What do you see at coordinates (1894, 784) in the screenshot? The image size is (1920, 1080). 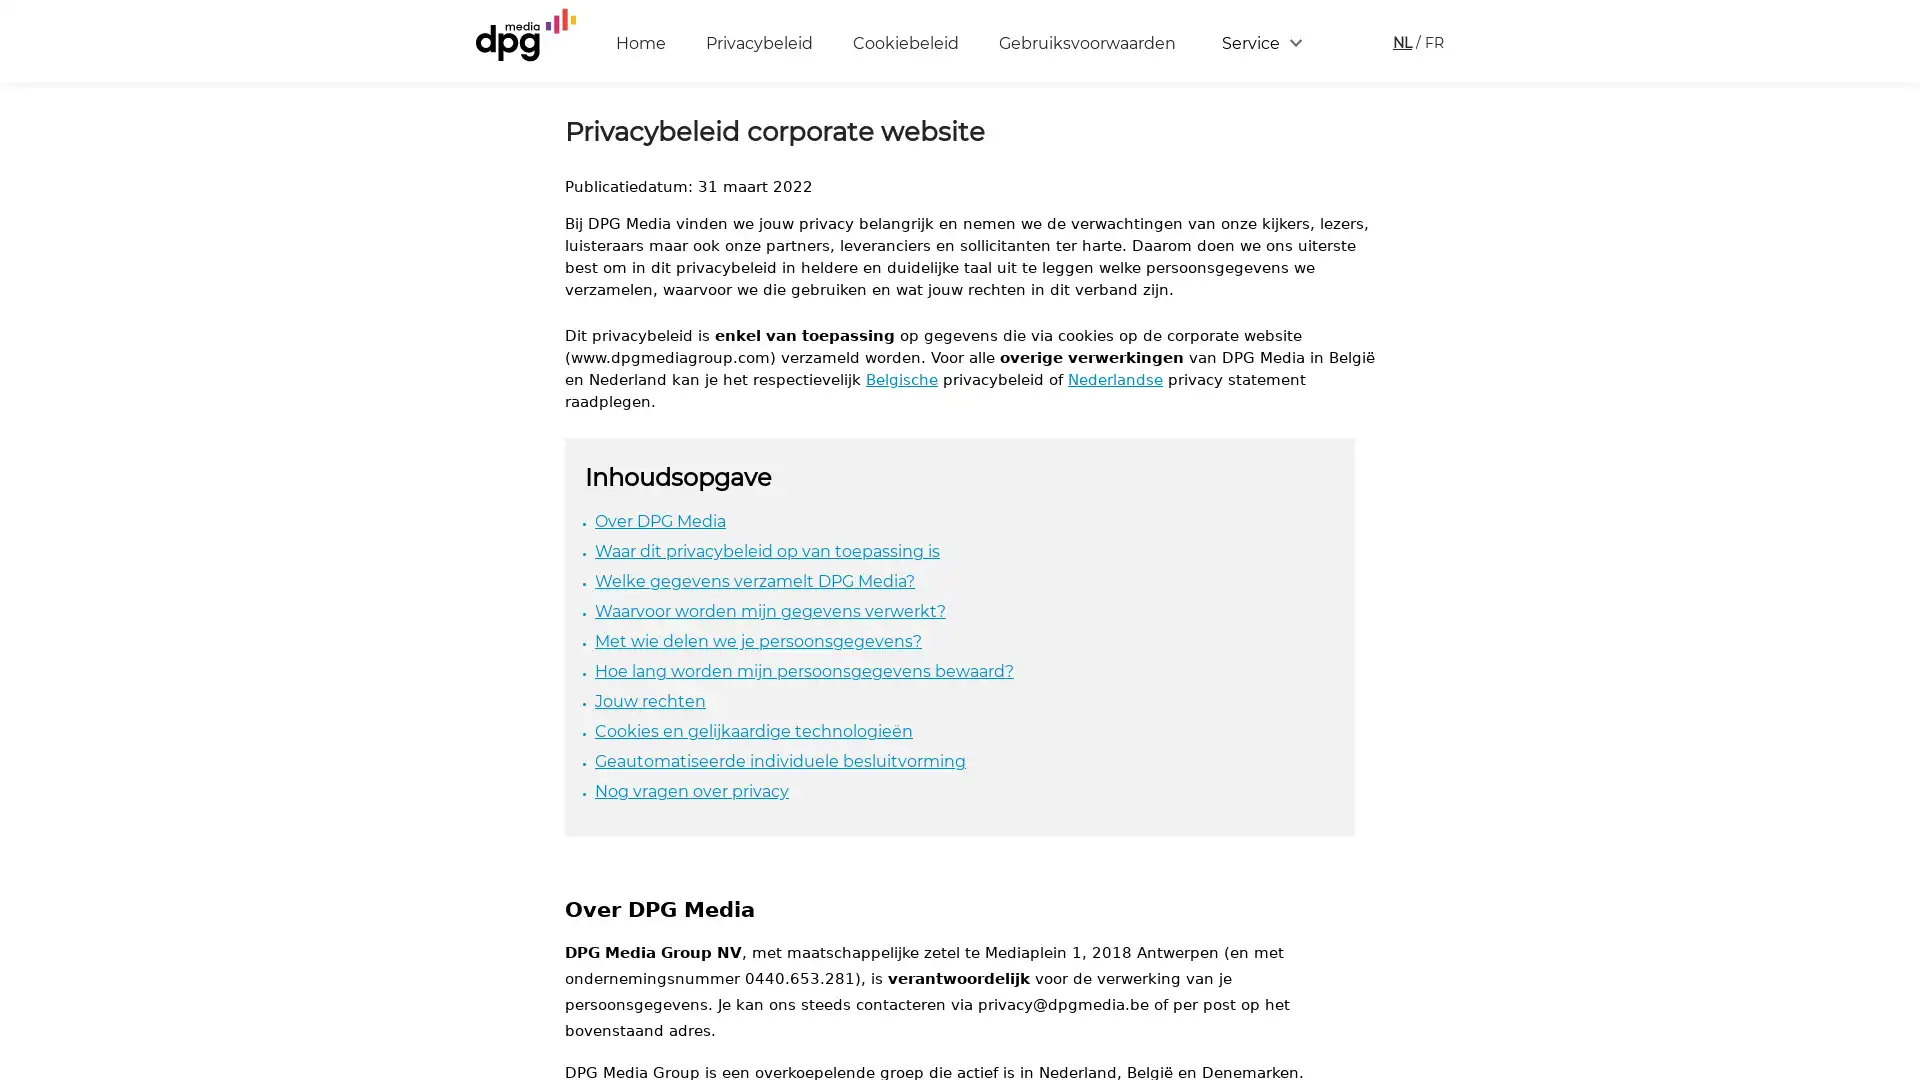 I see `close icon` at bounding box center [1894, 784].